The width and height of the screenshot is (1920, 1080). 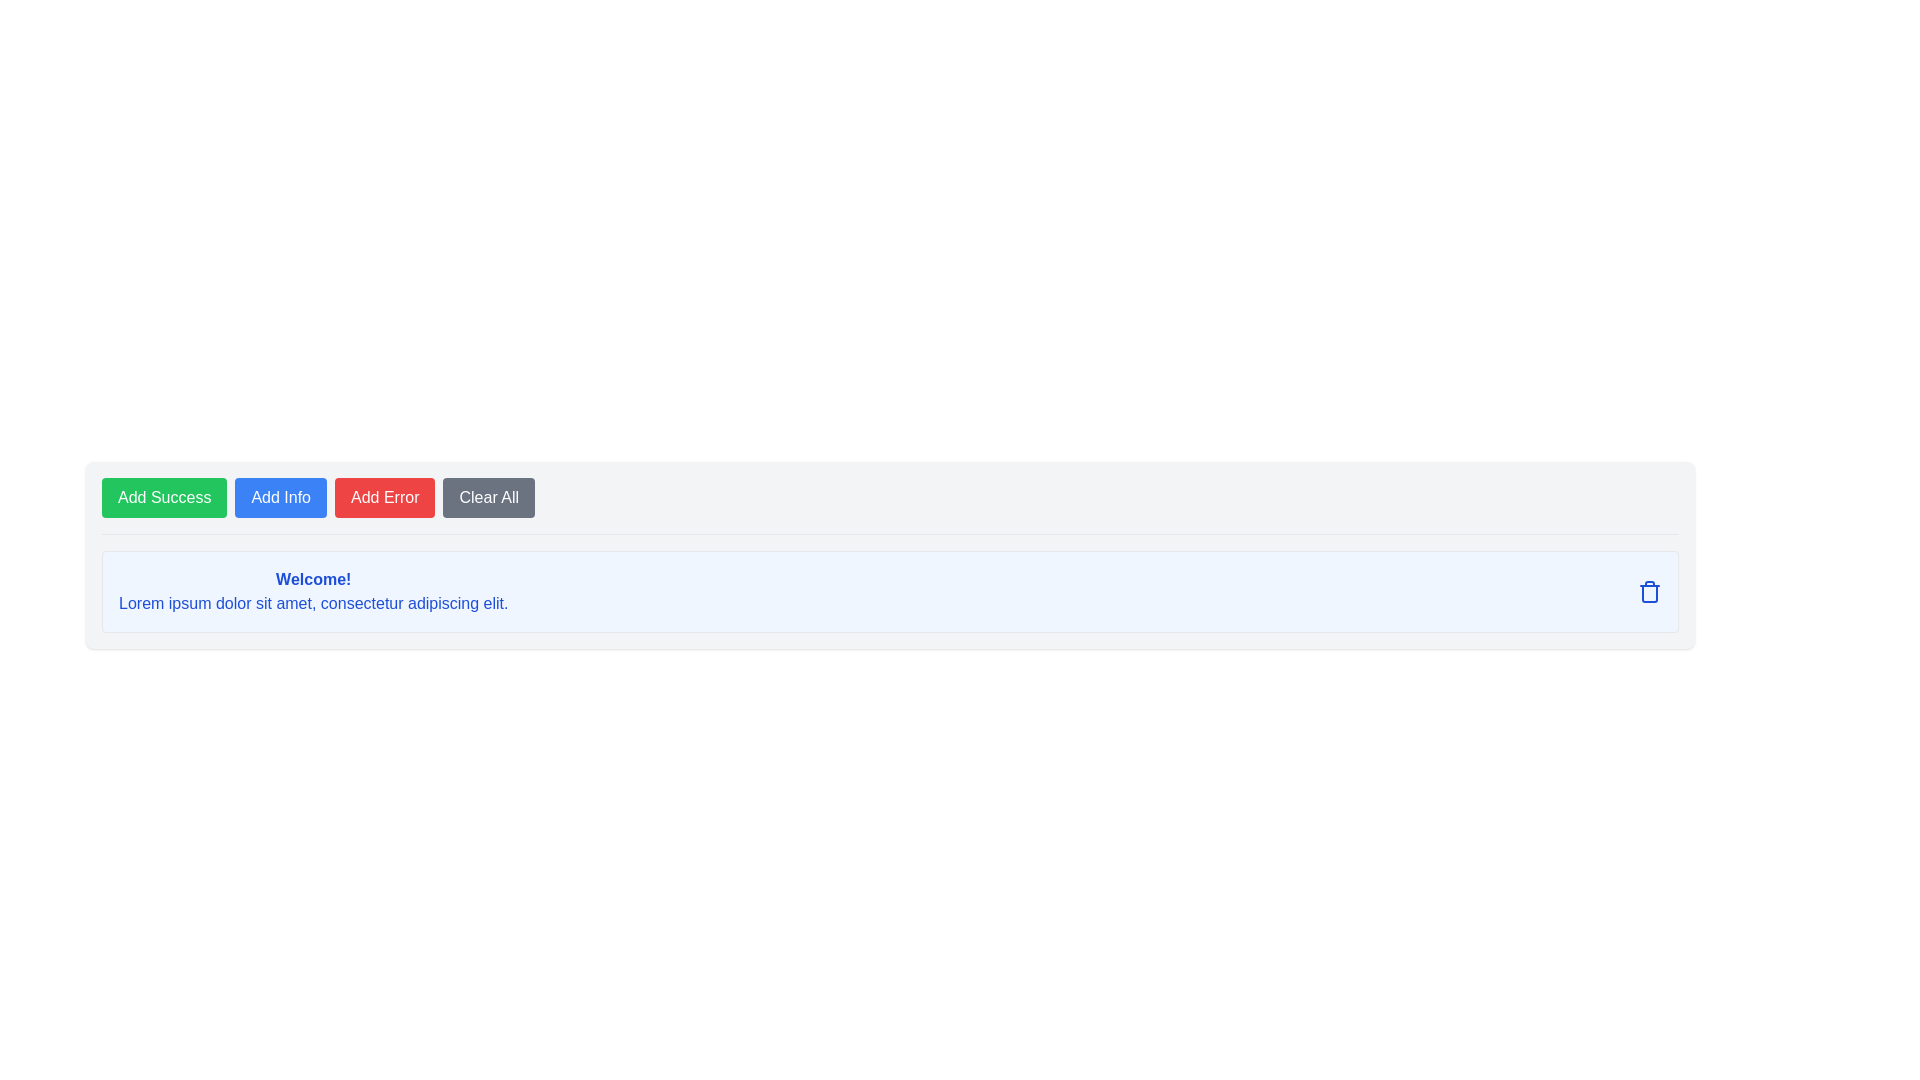 I want to click on the clickable trash can icon located at the rightmost end of the notification bar, so click(x=1650, y=590).